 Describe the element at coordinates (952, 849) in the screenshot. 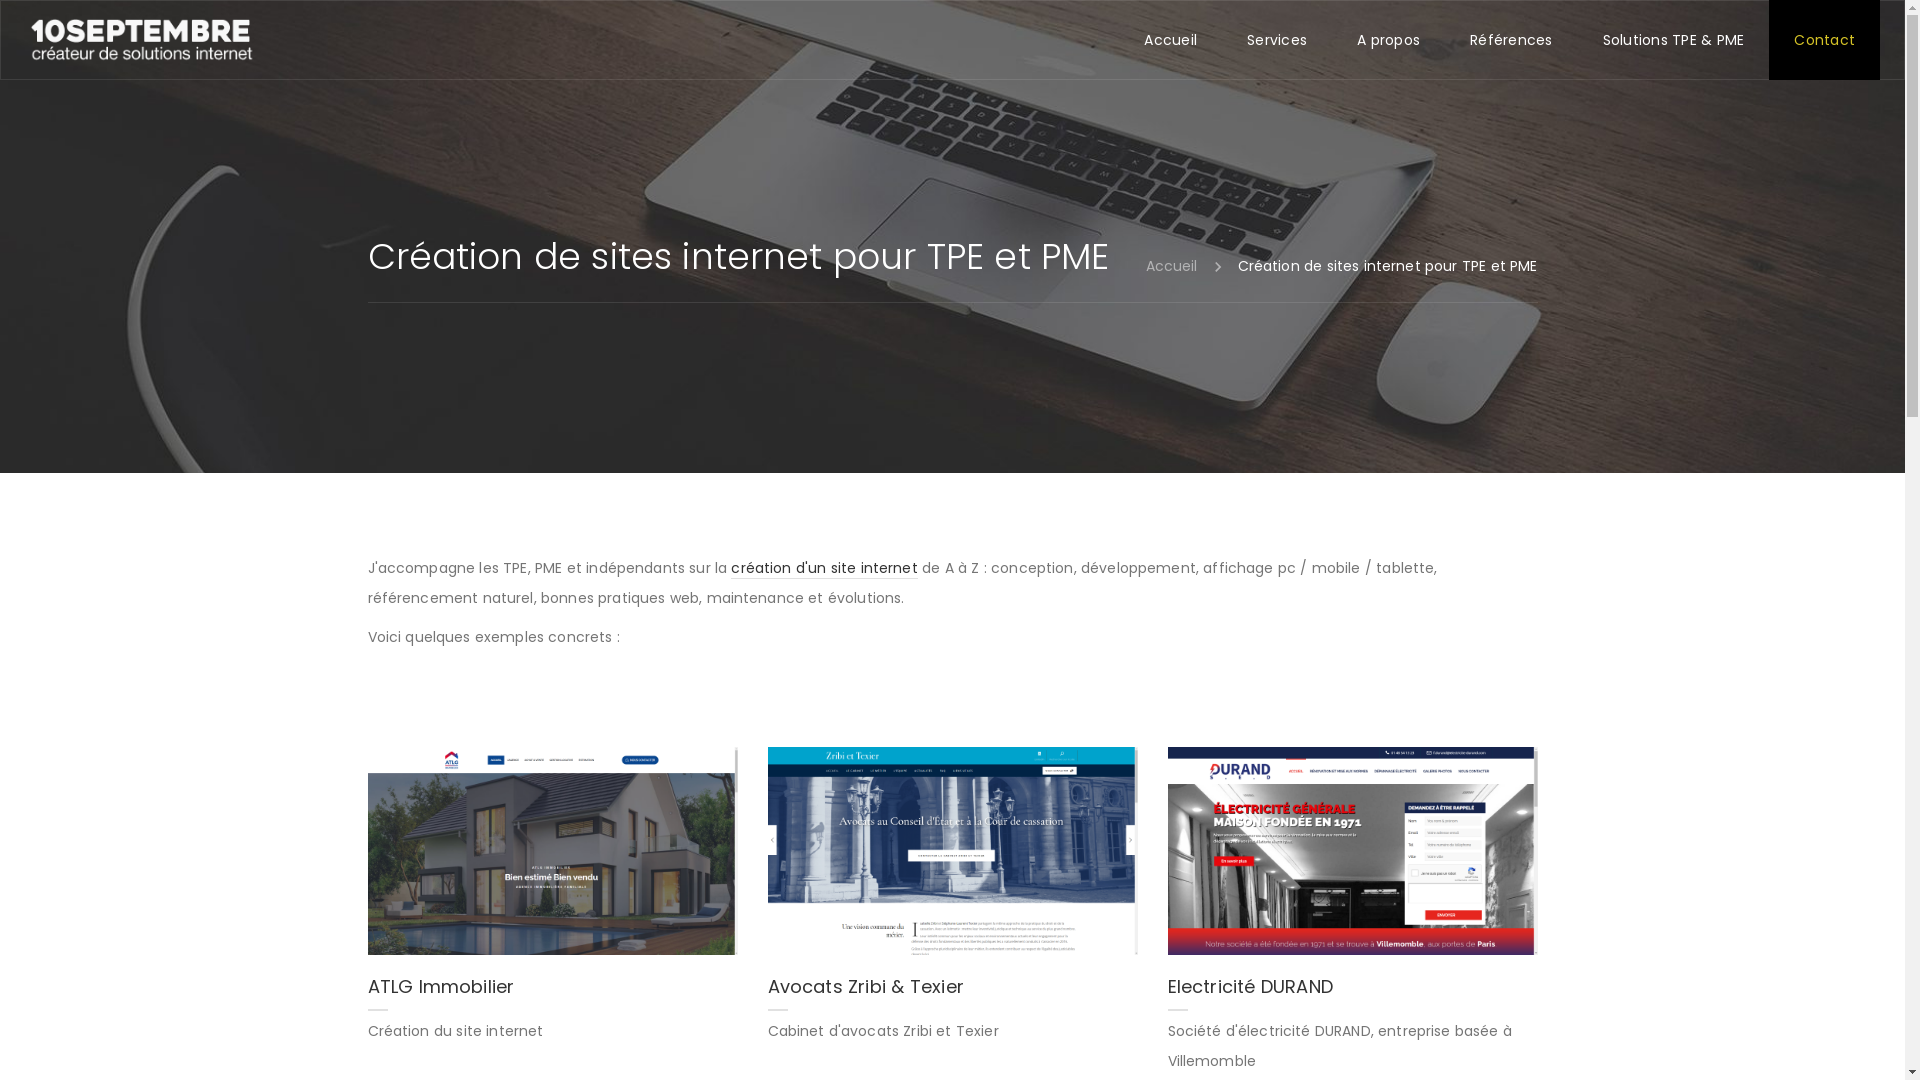

I see `'Avocats Zribi & Texier'` at that location.